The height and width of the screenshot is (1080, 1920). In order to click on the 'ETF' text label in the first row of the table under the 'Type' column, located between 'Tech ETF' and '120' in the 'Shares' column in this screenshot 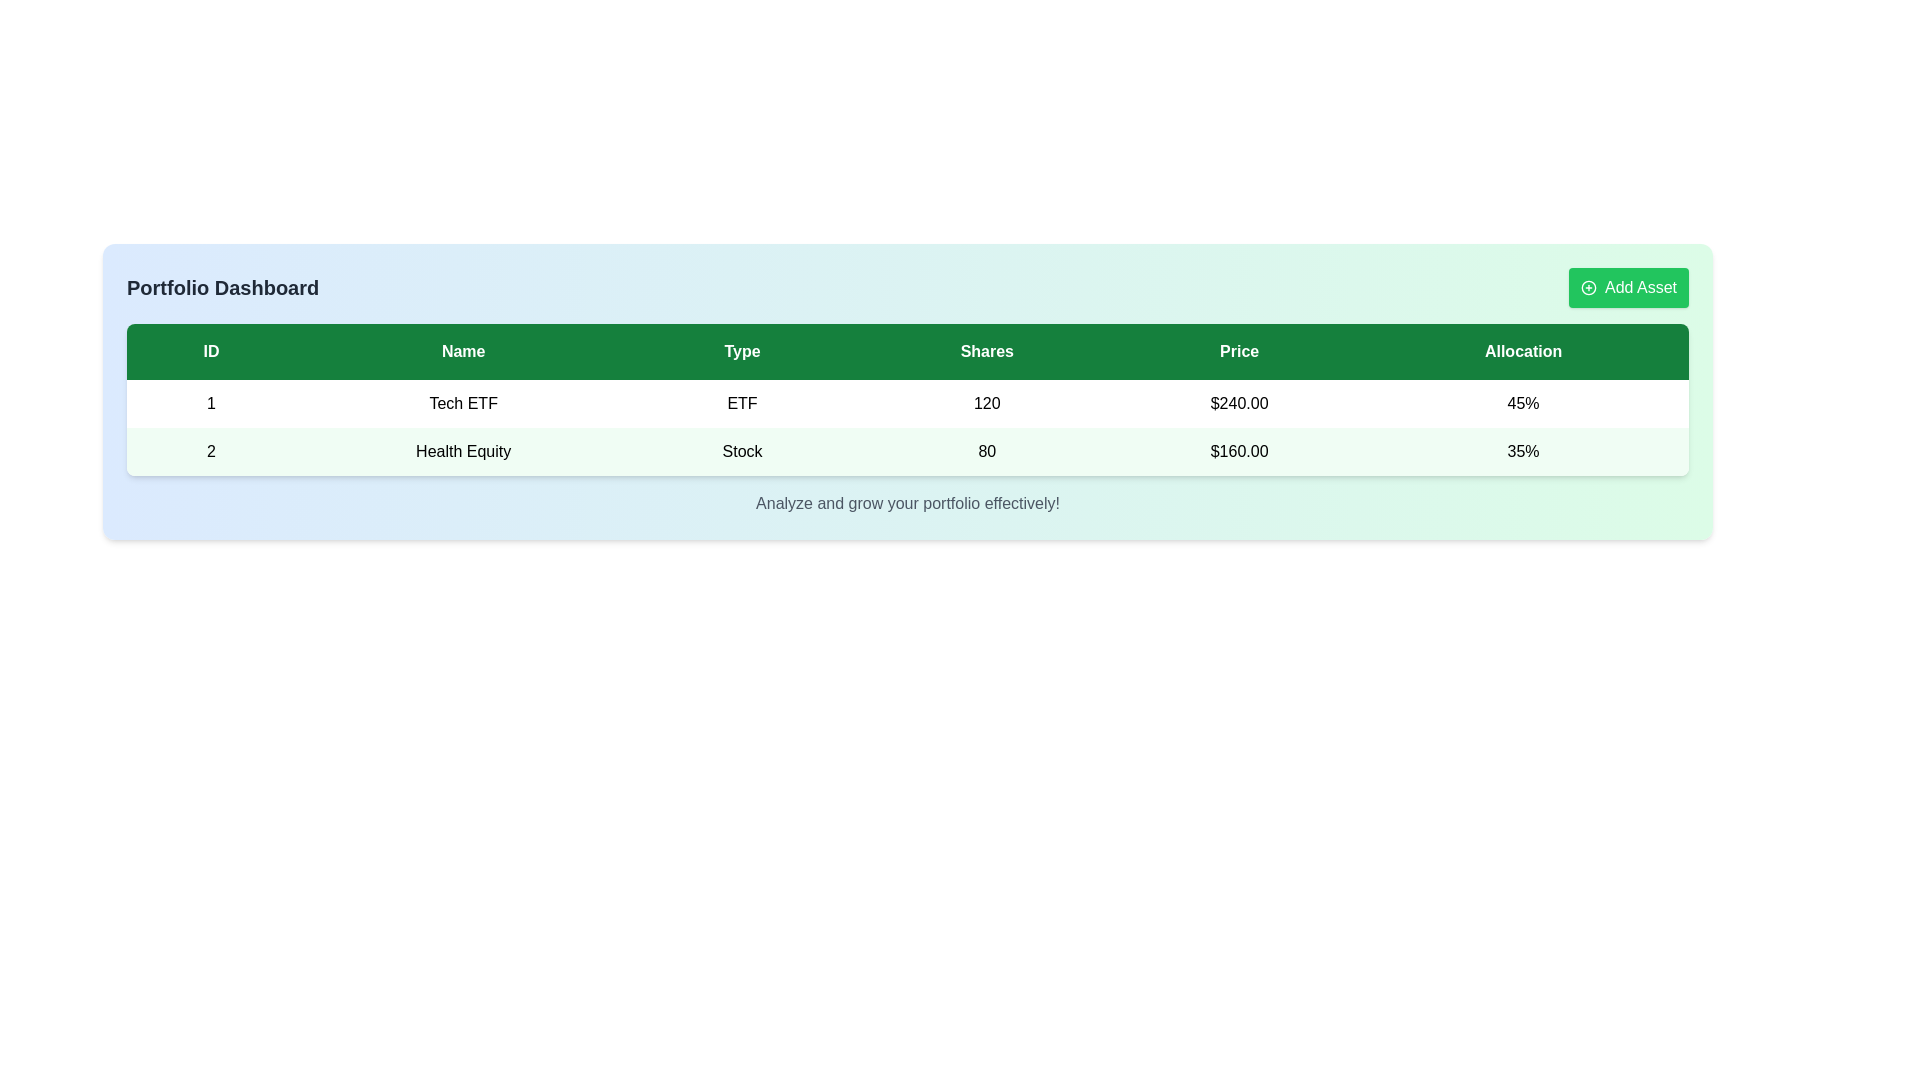, I will do `click(741, 404)`.